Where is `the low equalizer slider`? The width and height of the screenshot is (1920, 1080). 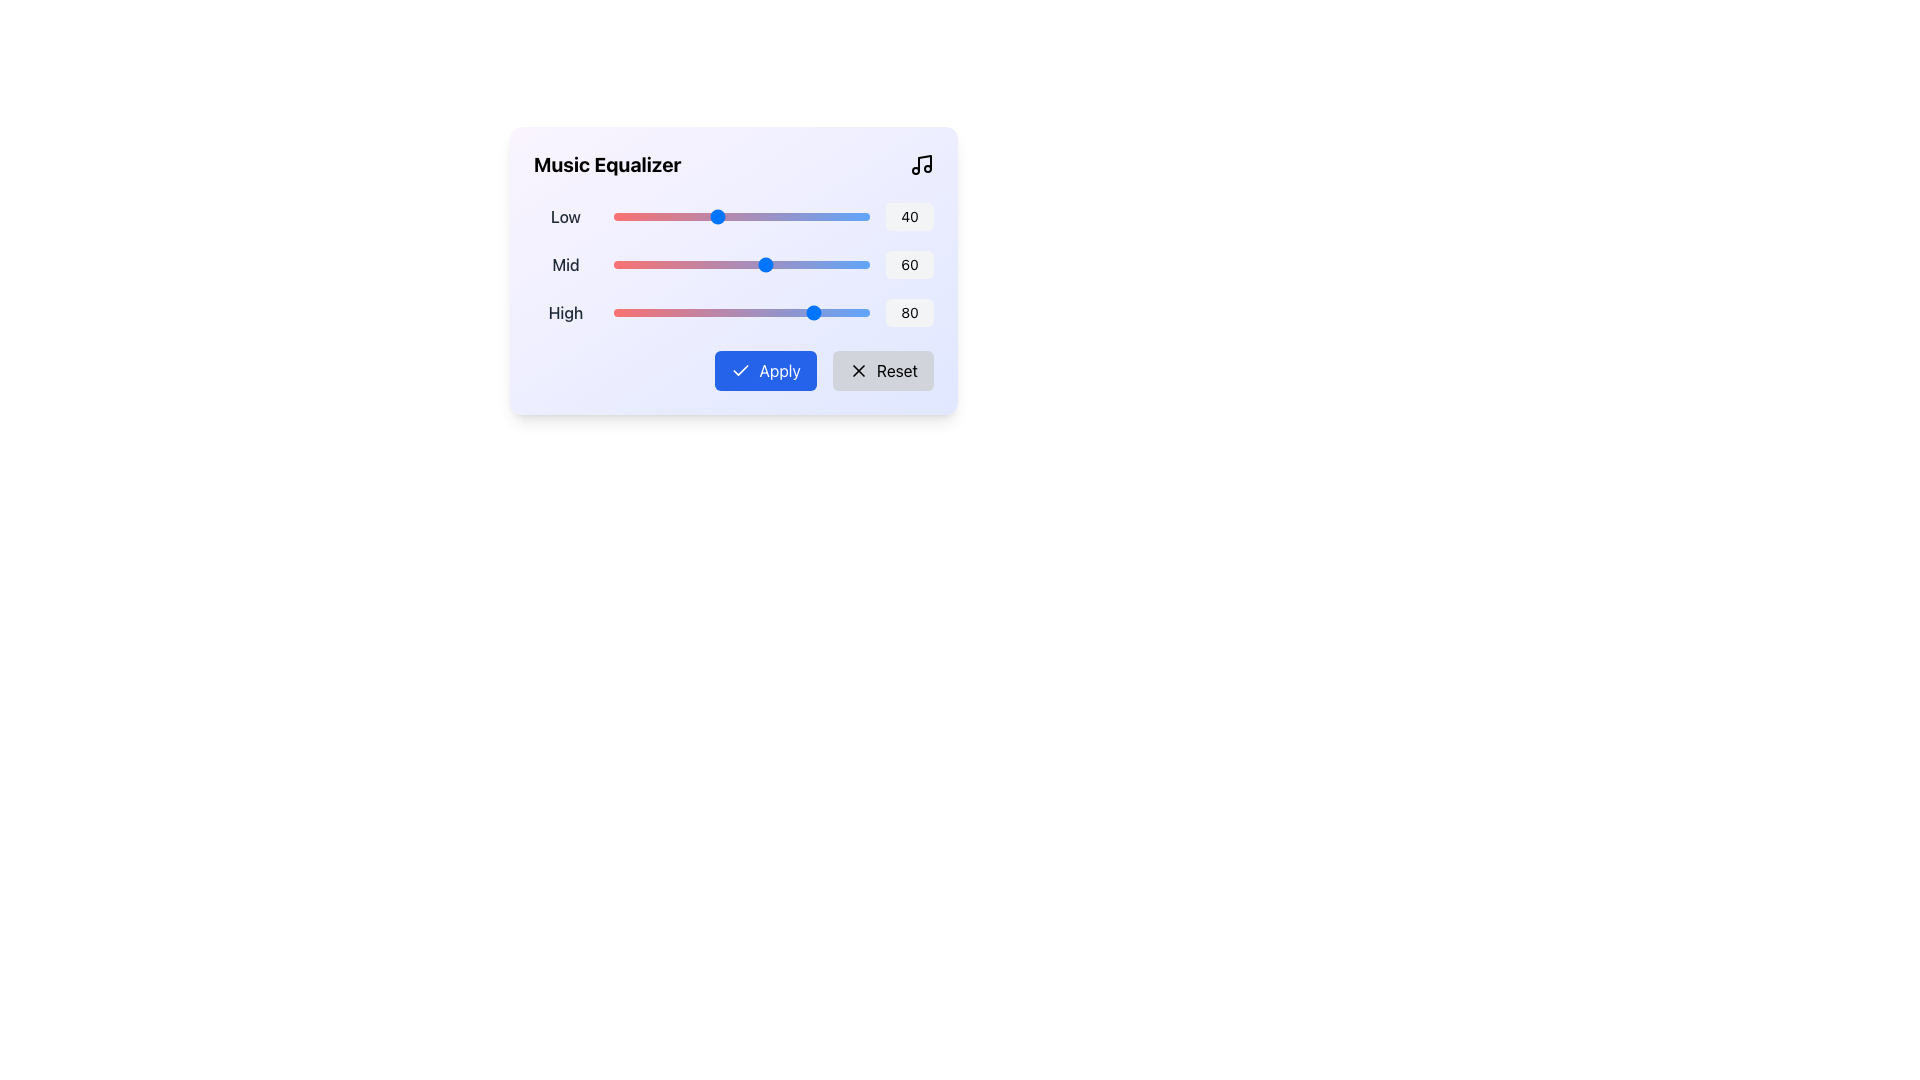 the low equalizer slider is located at coordinates (787, 216).